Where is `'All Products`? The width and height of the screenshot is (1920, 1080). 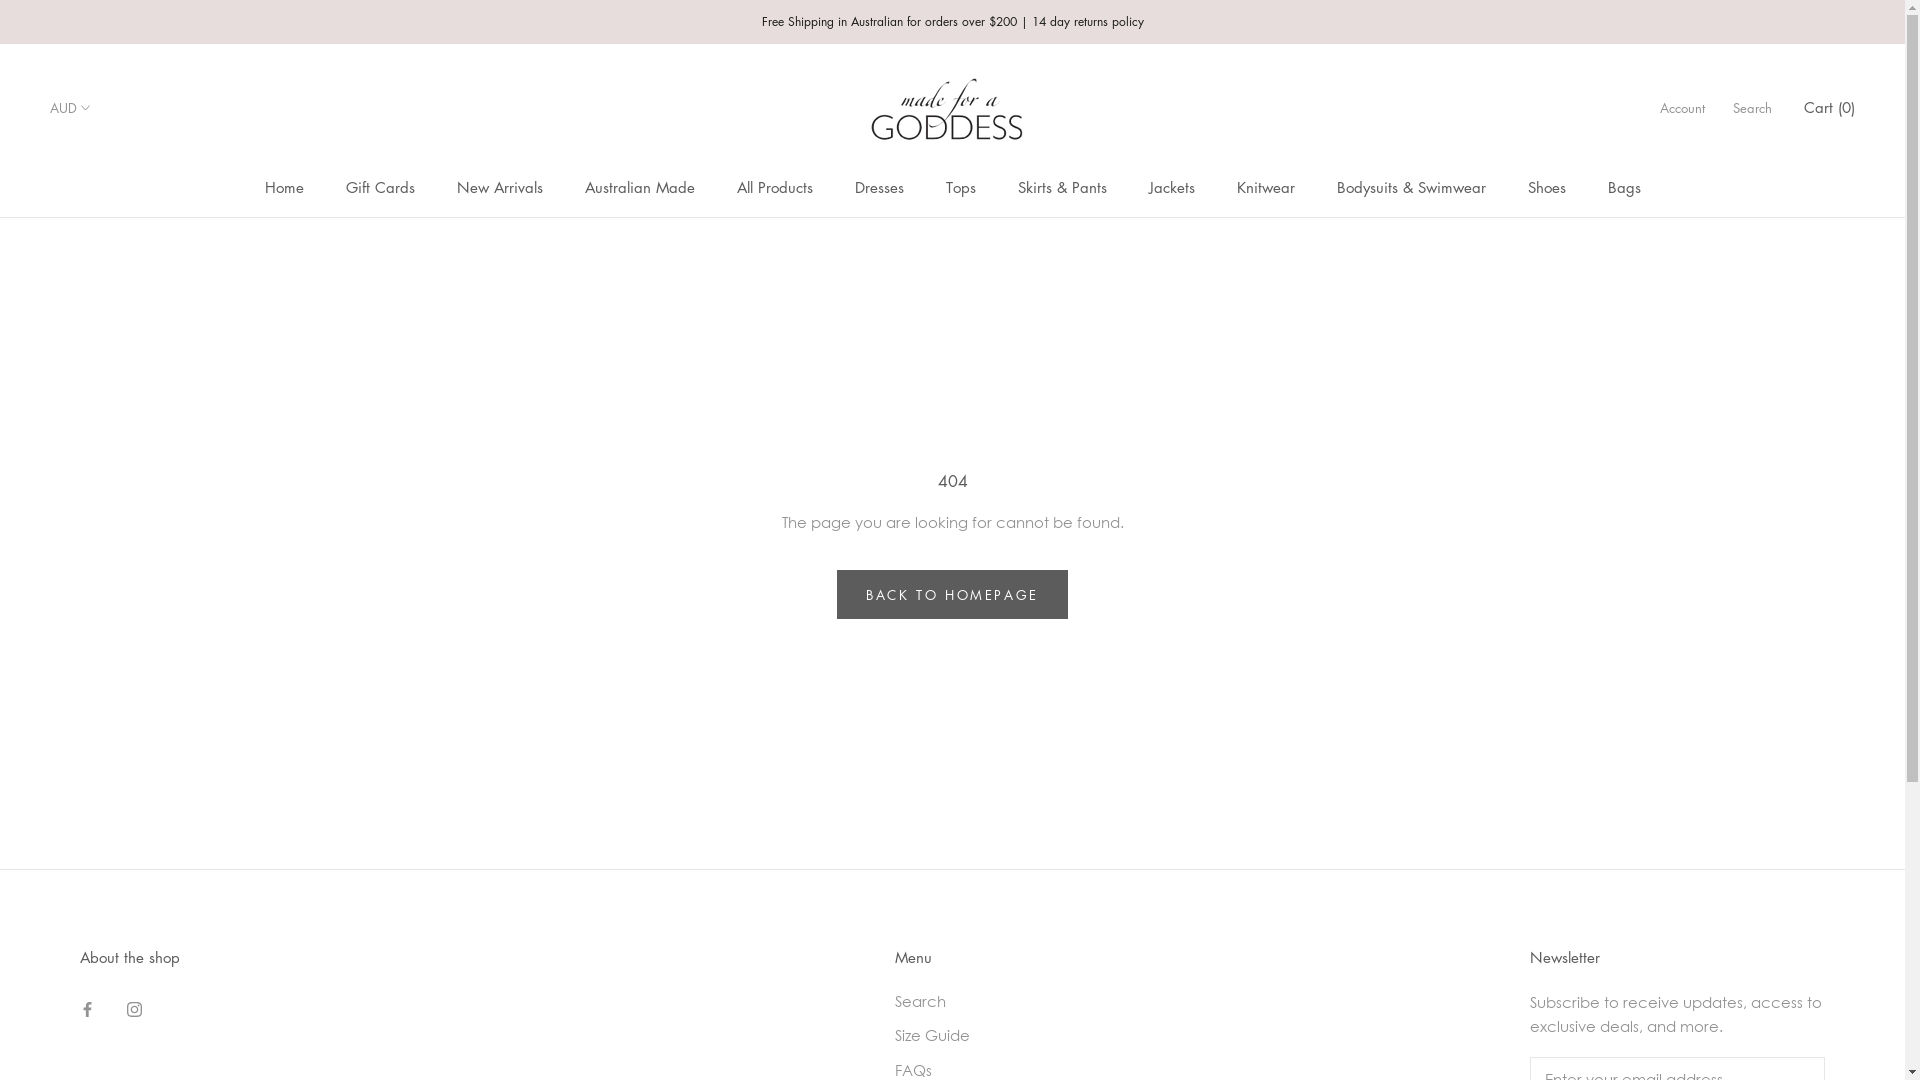
'All Products is located at coordinates (734, 186).